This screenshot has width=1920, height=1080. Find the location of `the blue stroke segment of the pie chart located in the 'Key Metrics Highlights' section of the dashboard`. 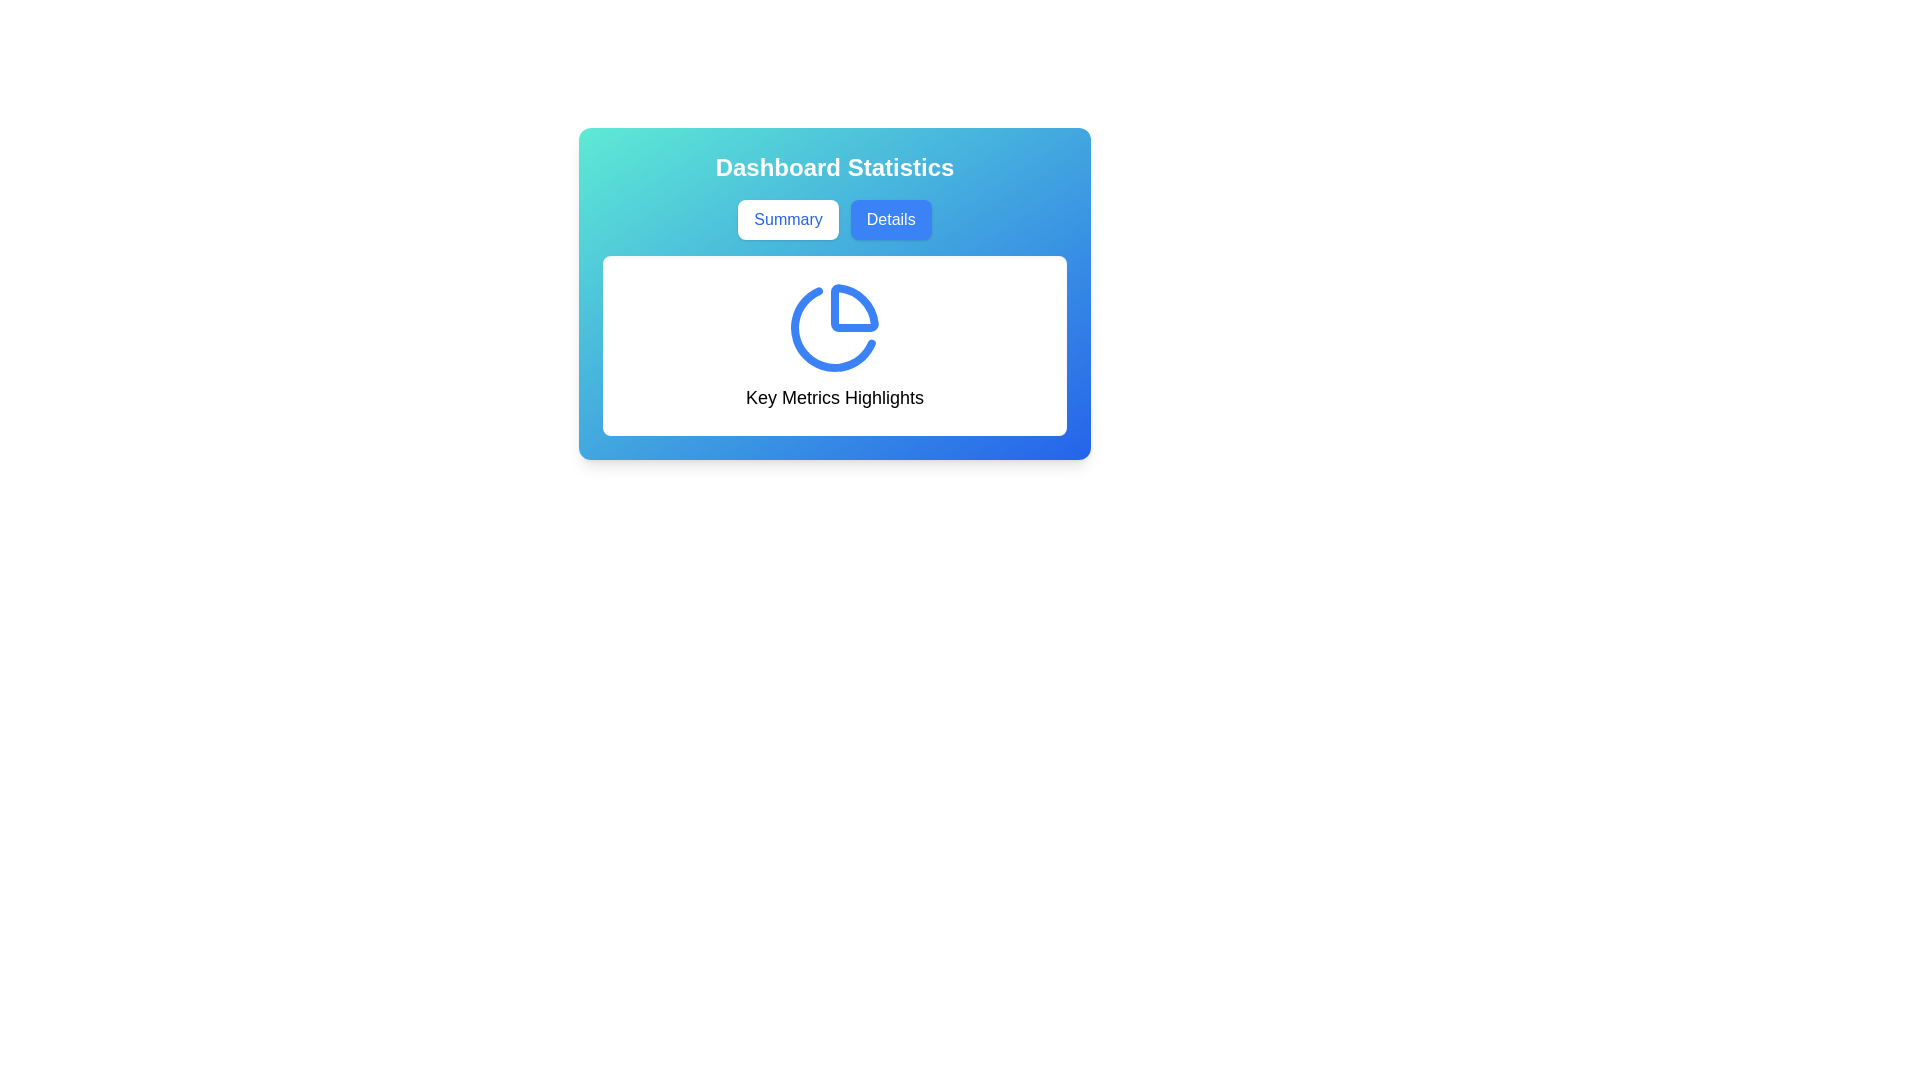

the blue stroke segment of the pie chart located in the 'Key Metrics Highlights' section of the dashboard is located at coordinates (833, 328).